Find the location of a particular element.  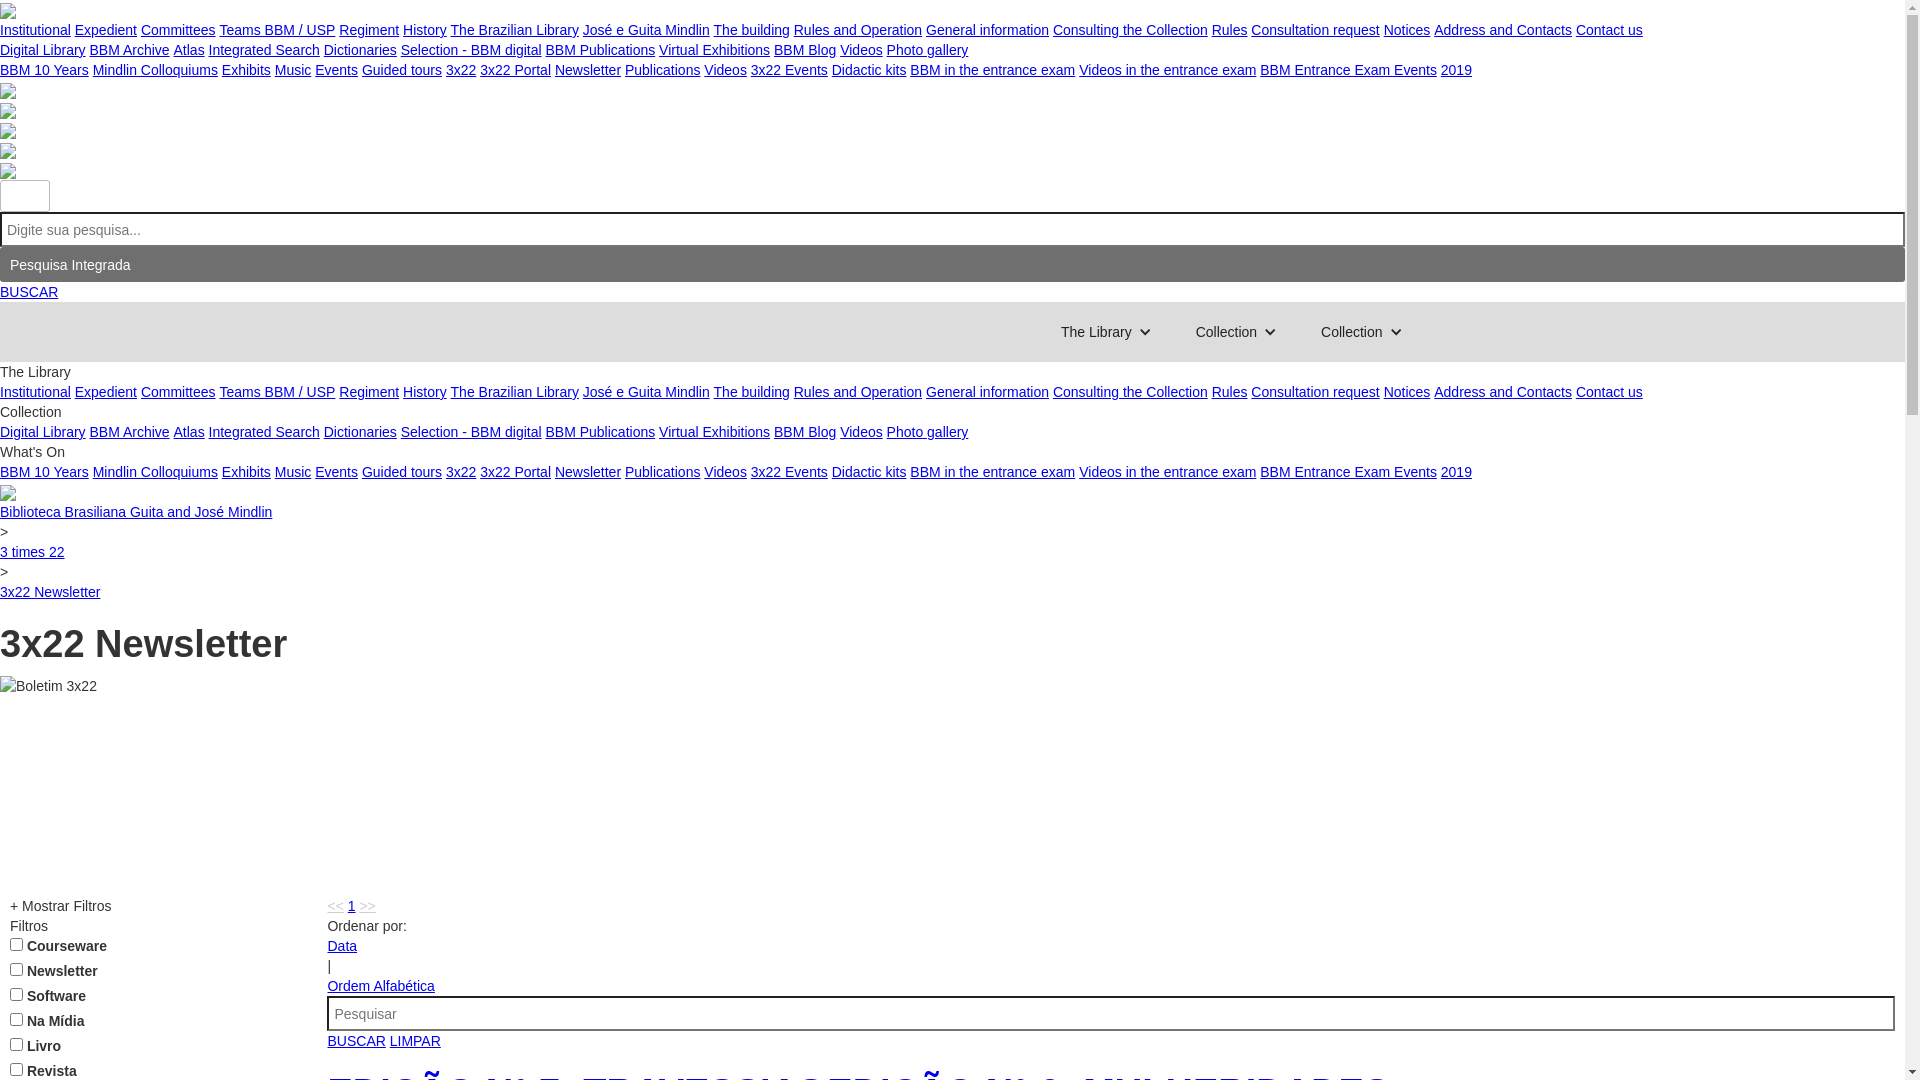

'>>' is located at coordinates (366, 906).